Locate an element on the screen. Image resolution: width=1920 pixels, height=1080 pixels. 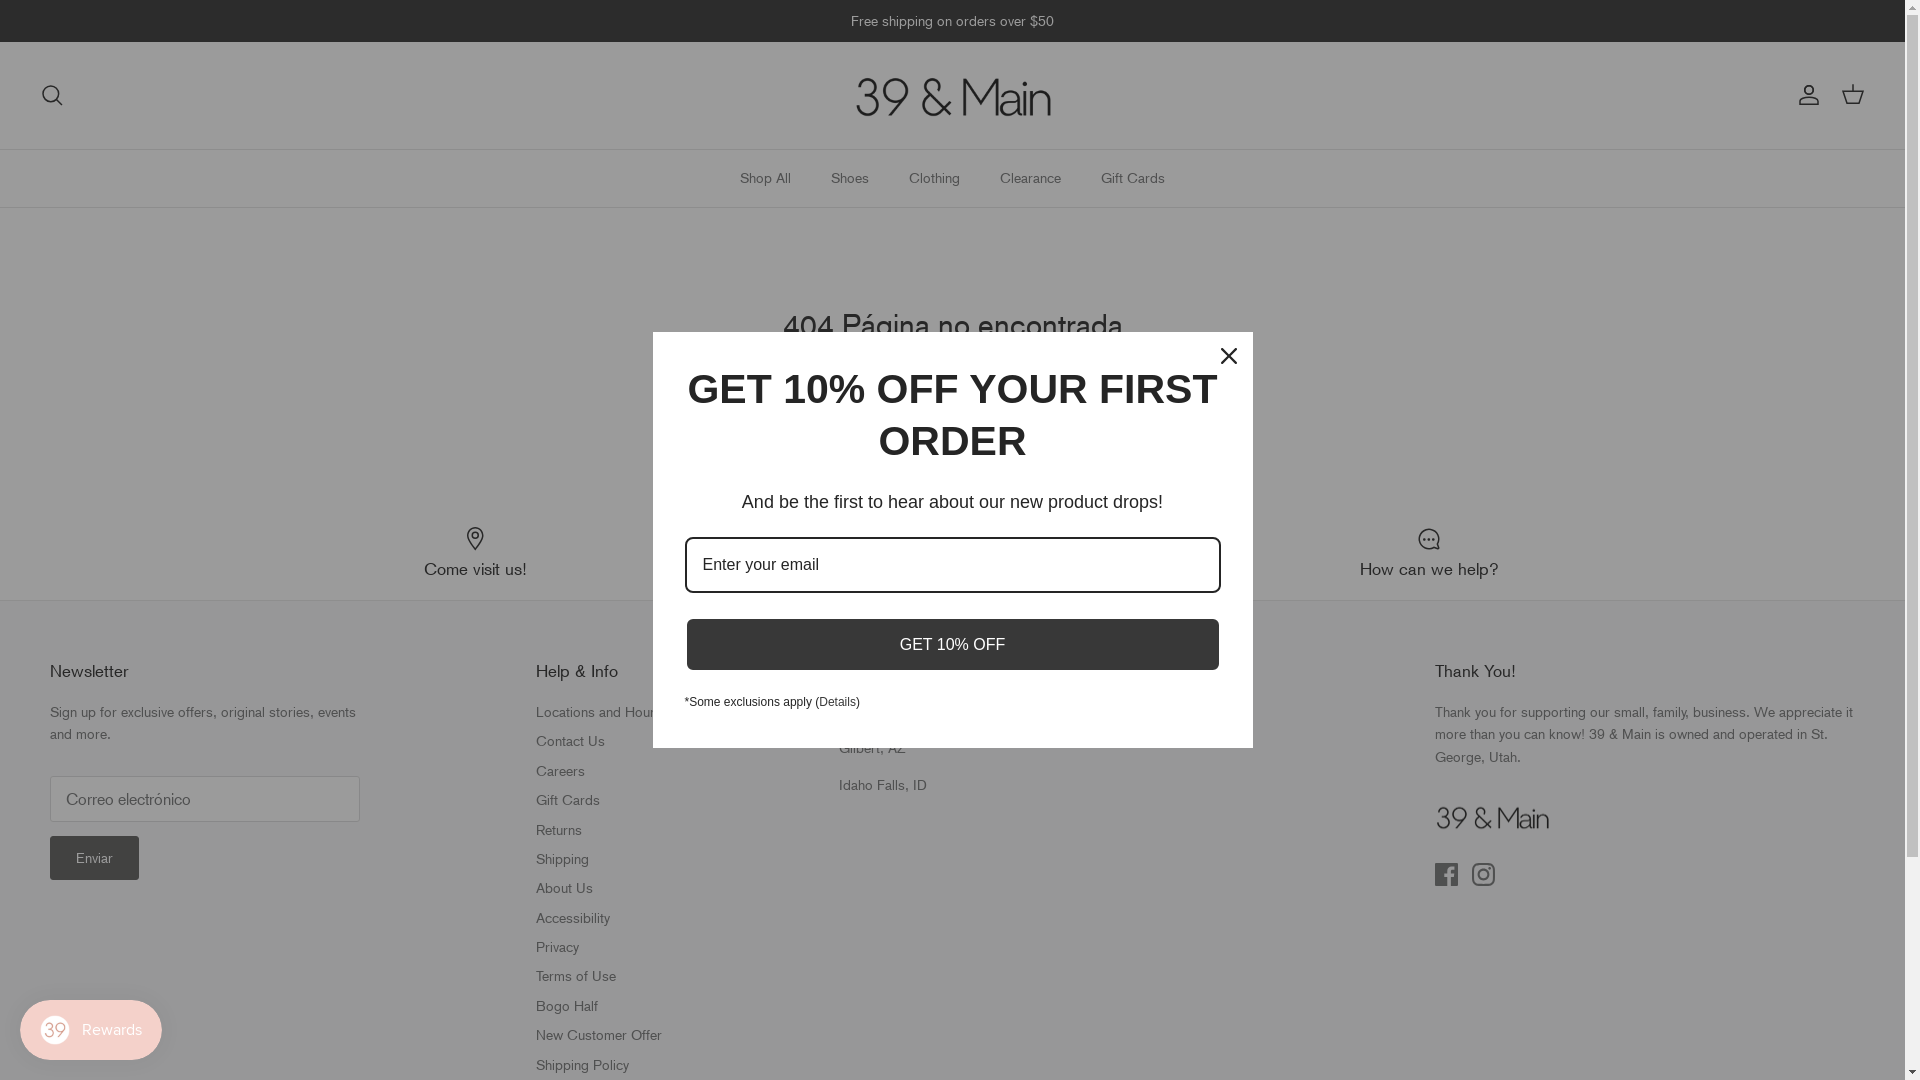
'New Customer Offer' is located at coordinates (598, 1034).